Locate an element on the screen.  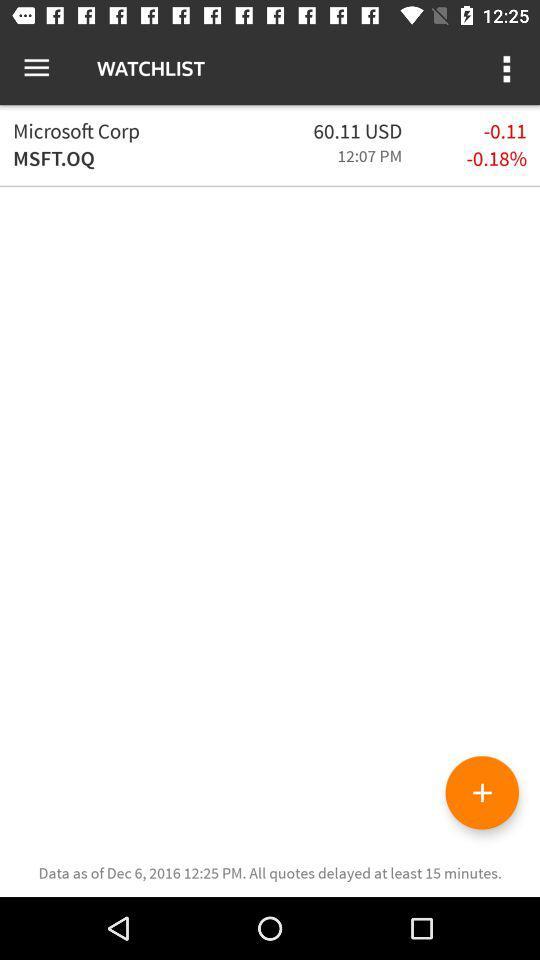
to watchlist is located at coordinates (481, 792).